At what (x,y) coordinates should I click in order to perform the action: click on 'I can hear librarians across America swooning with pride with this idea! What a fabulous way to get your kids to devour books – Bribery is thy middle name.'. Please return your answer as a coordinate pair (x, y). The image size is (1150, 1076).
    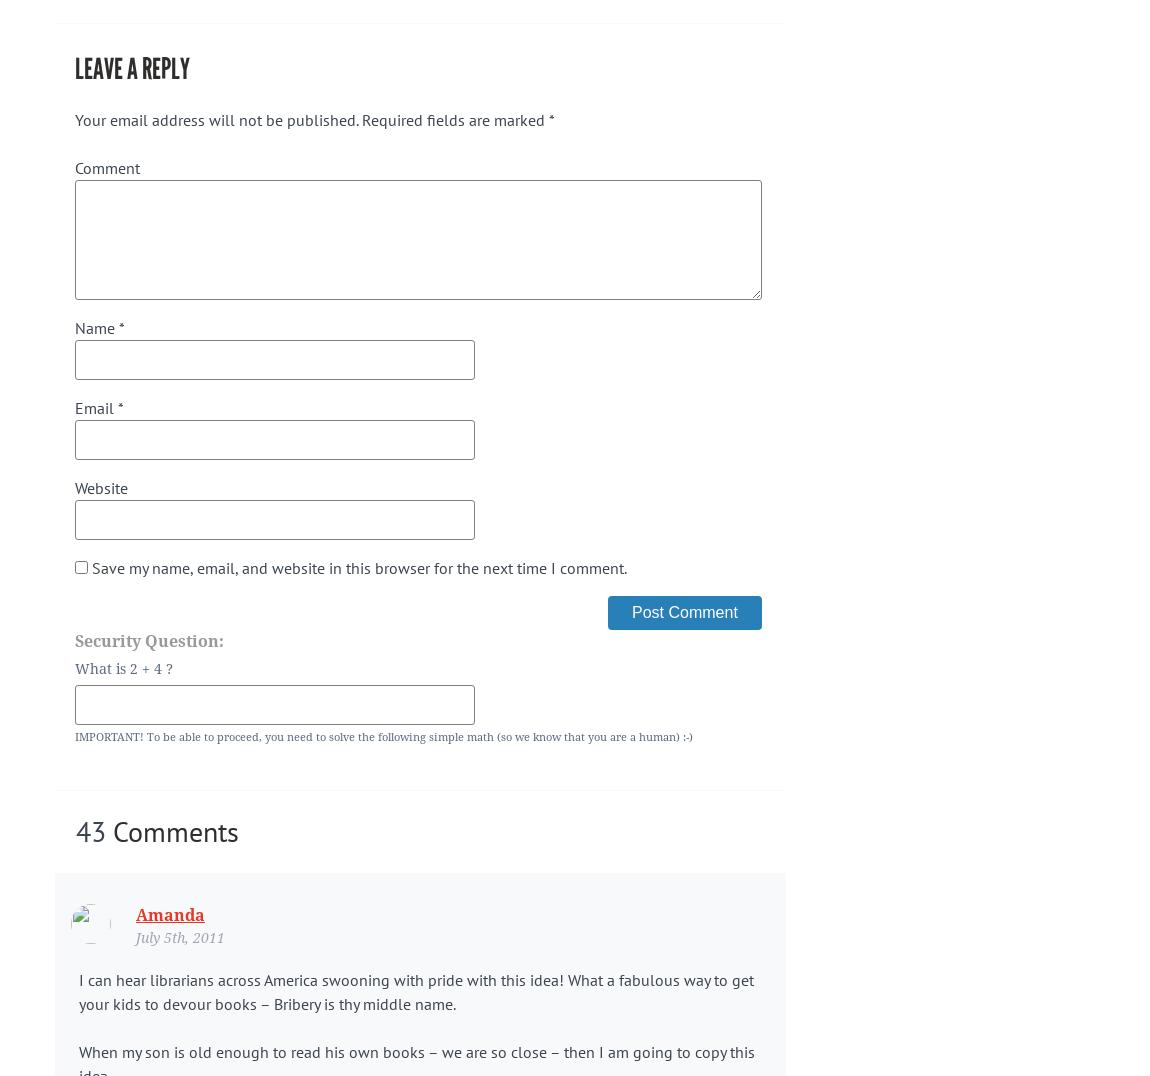
    Looking at the image, I should click on (78, 989).